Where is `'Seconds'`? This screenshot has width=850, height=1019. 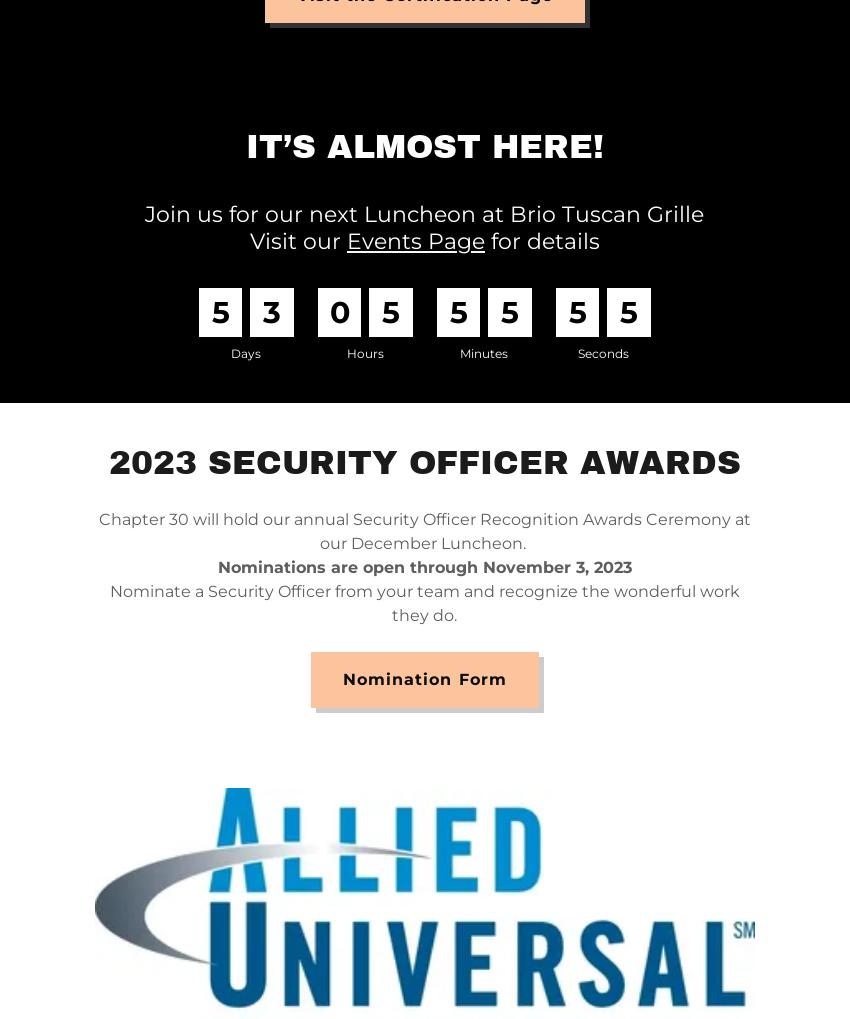
'Seconds' is located at coordinates (576, 352).